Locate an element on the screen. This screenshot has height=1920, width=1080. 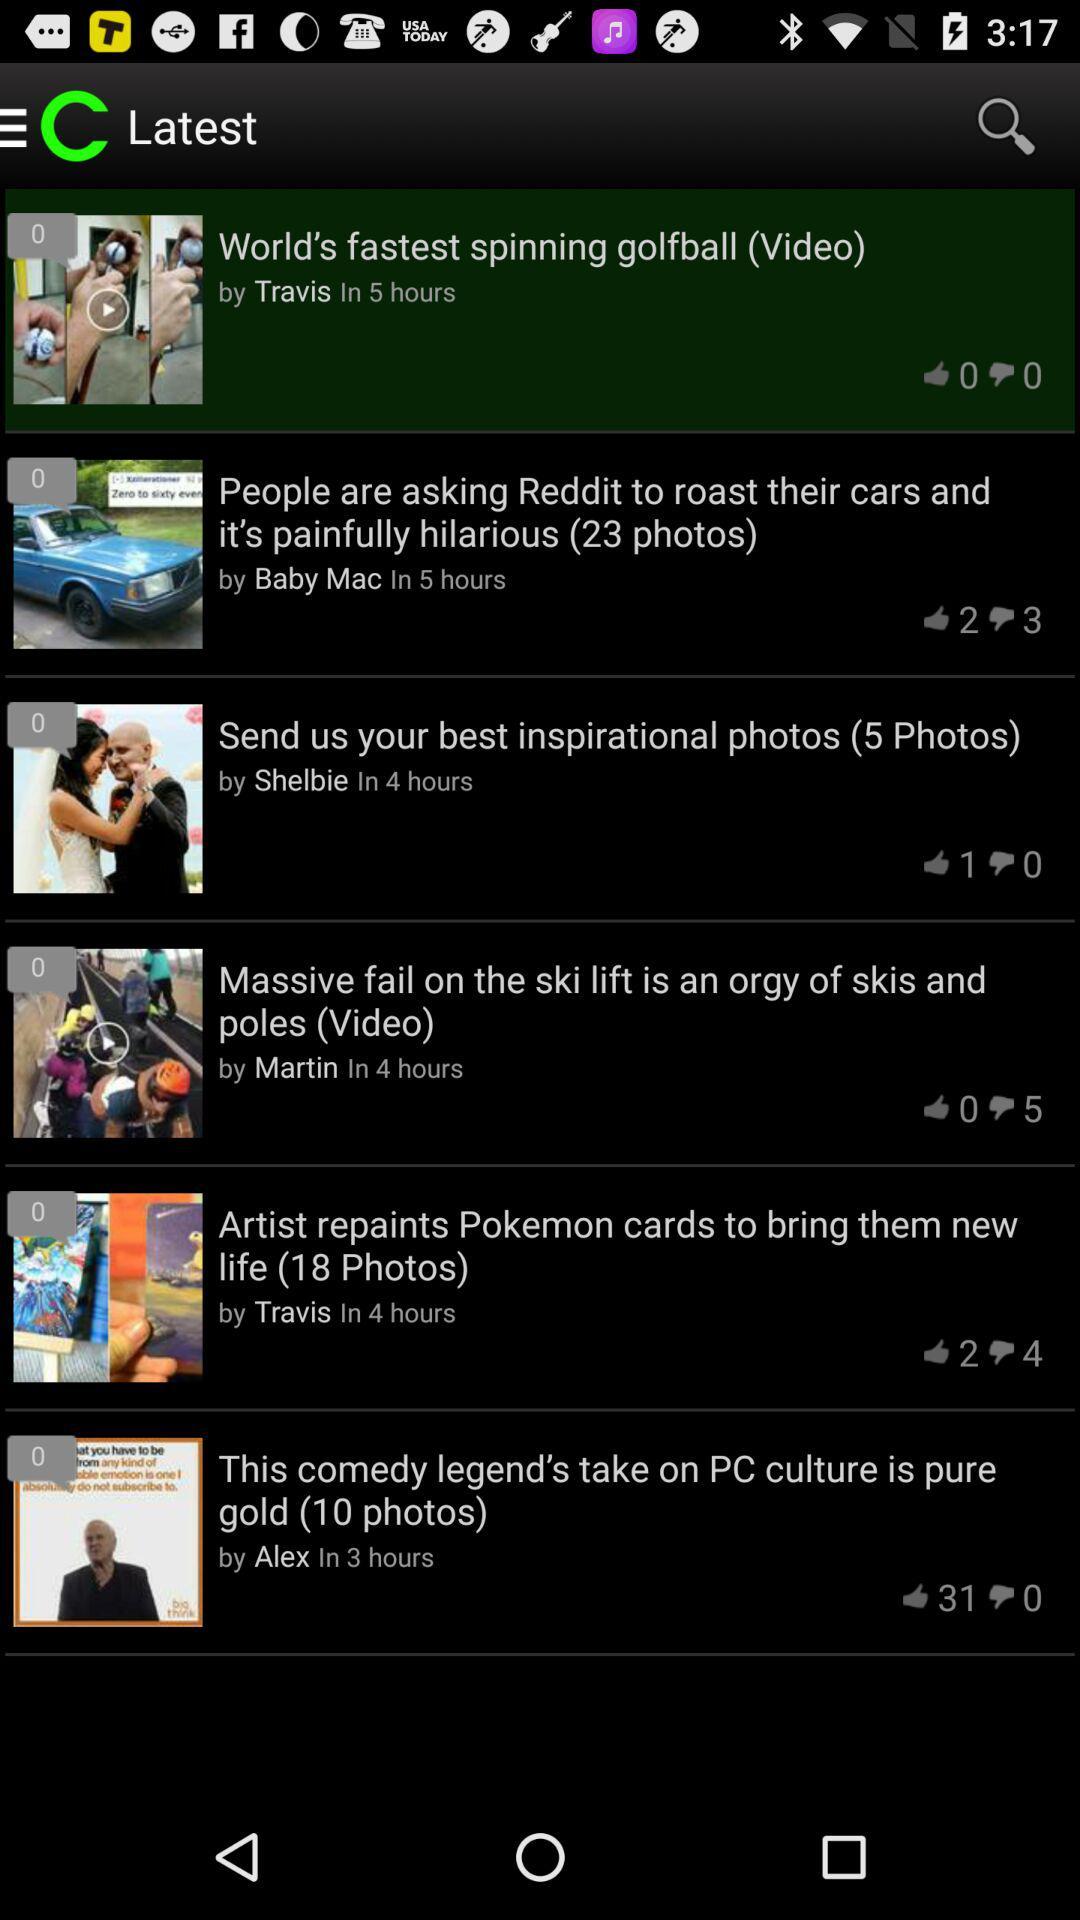
app to the left of in 5 hours app is located at coordinates (316, 576).